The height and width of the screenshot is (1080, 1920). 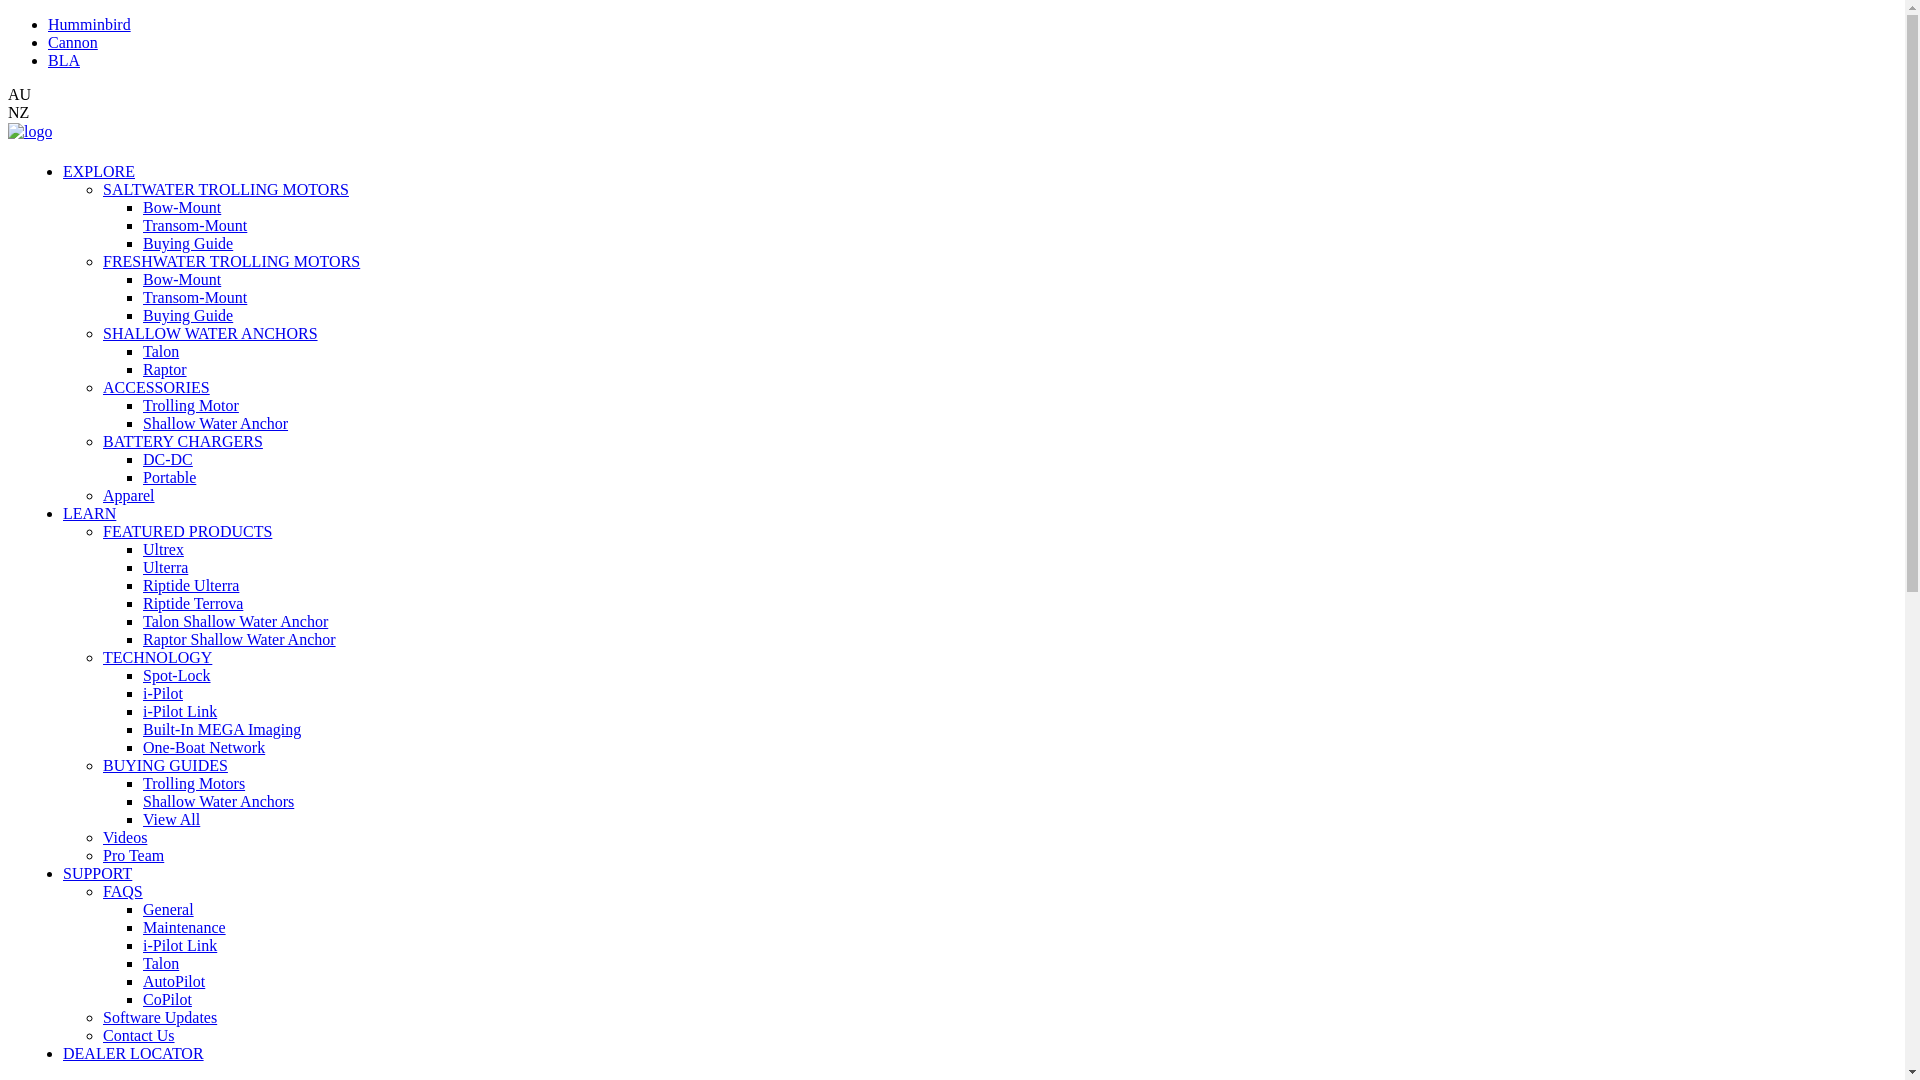 I want to click on 'Shallow Water Anchor', so click(x=215, y=422).